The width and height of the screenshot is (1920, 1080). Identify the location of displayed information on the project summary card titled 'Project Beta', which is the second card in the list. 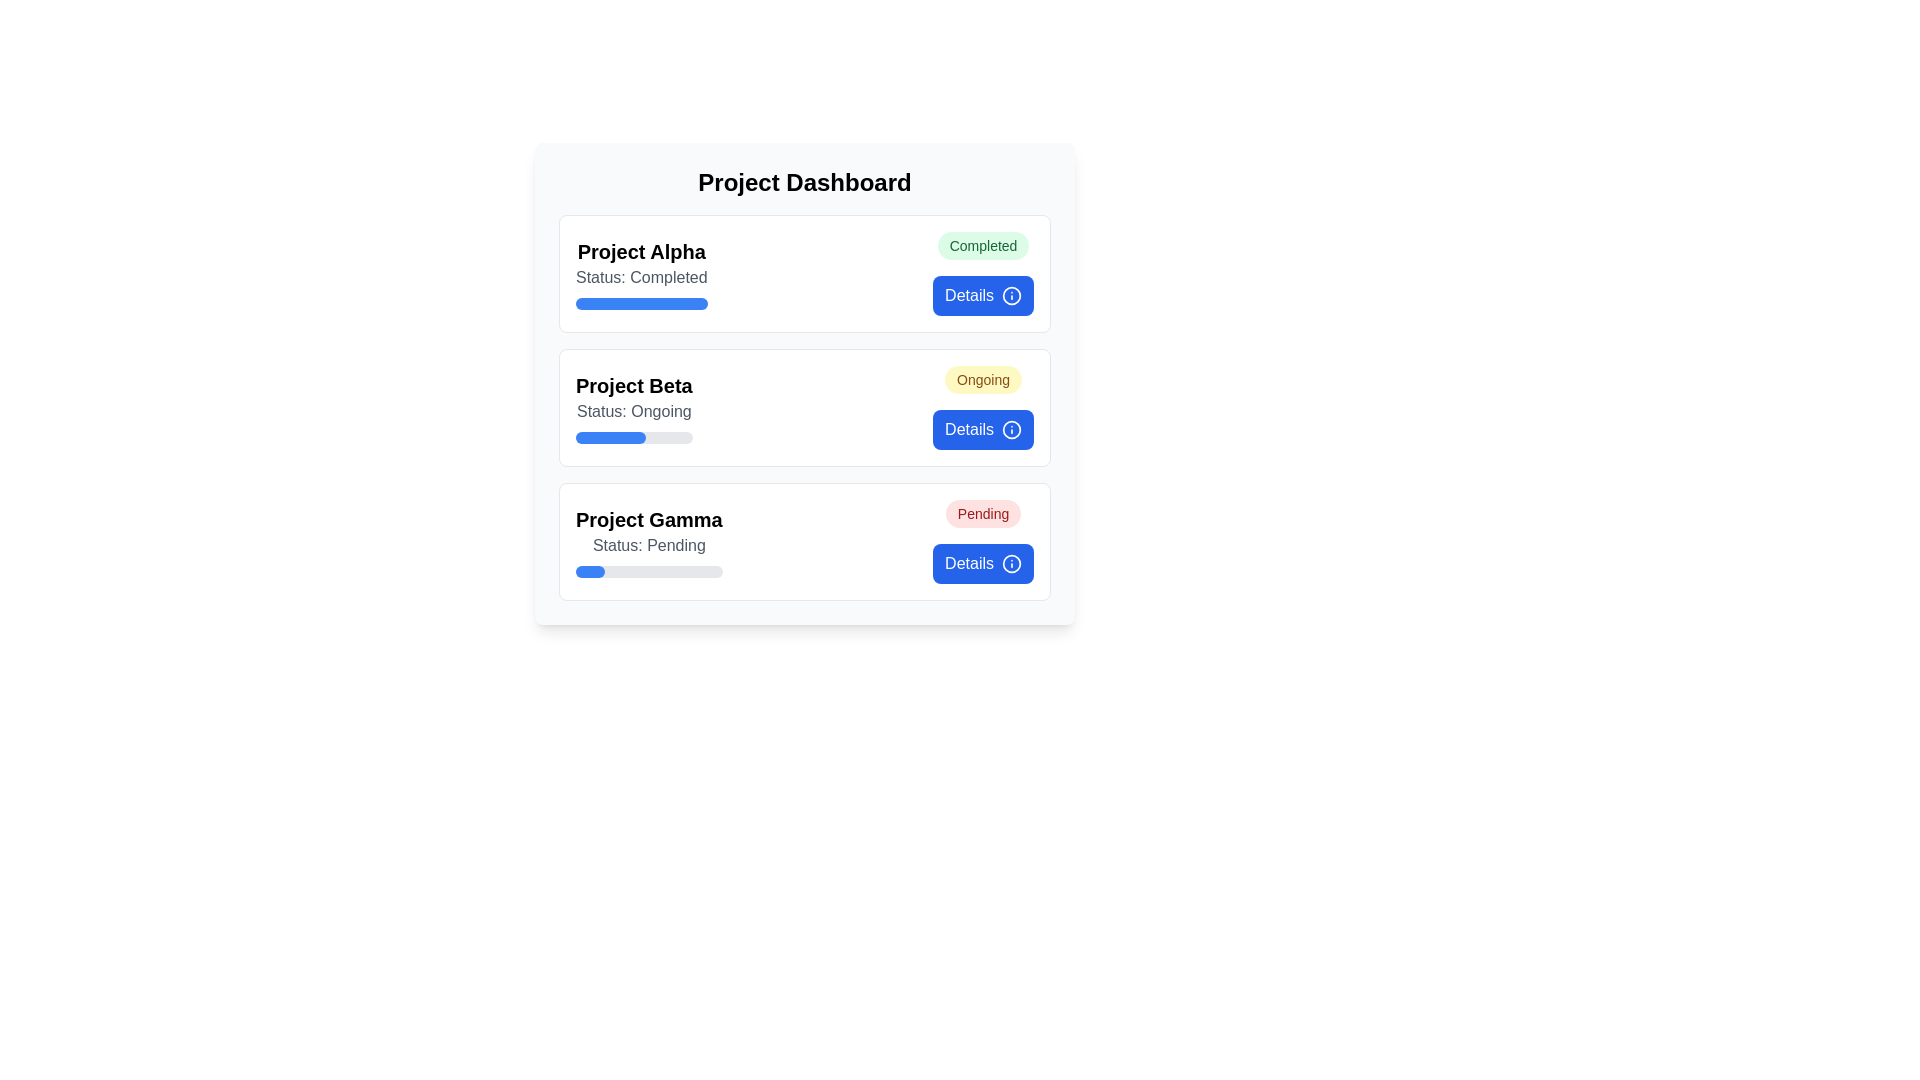
(805, 407).